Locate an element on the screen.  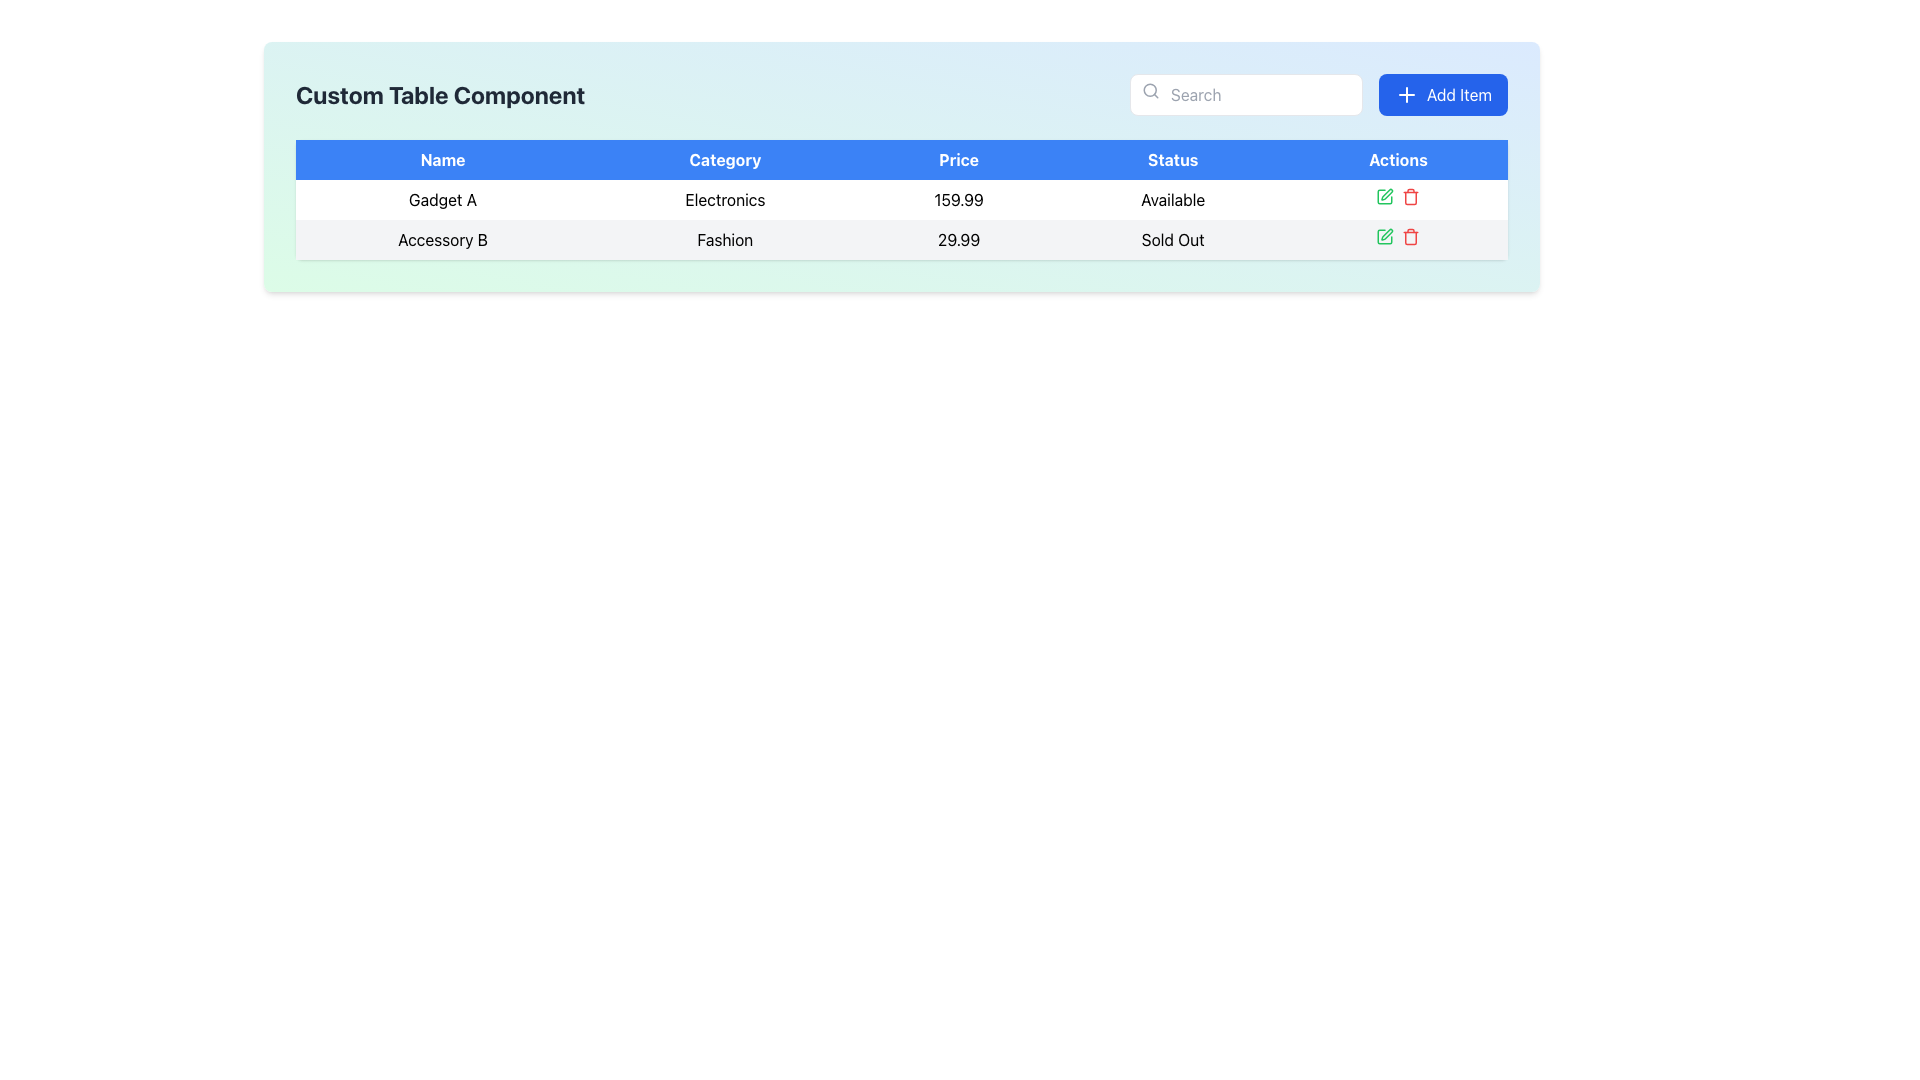
the Text label that displays the category associated with the product in the second column of the first row of the table is located at coordinates (724, 200).